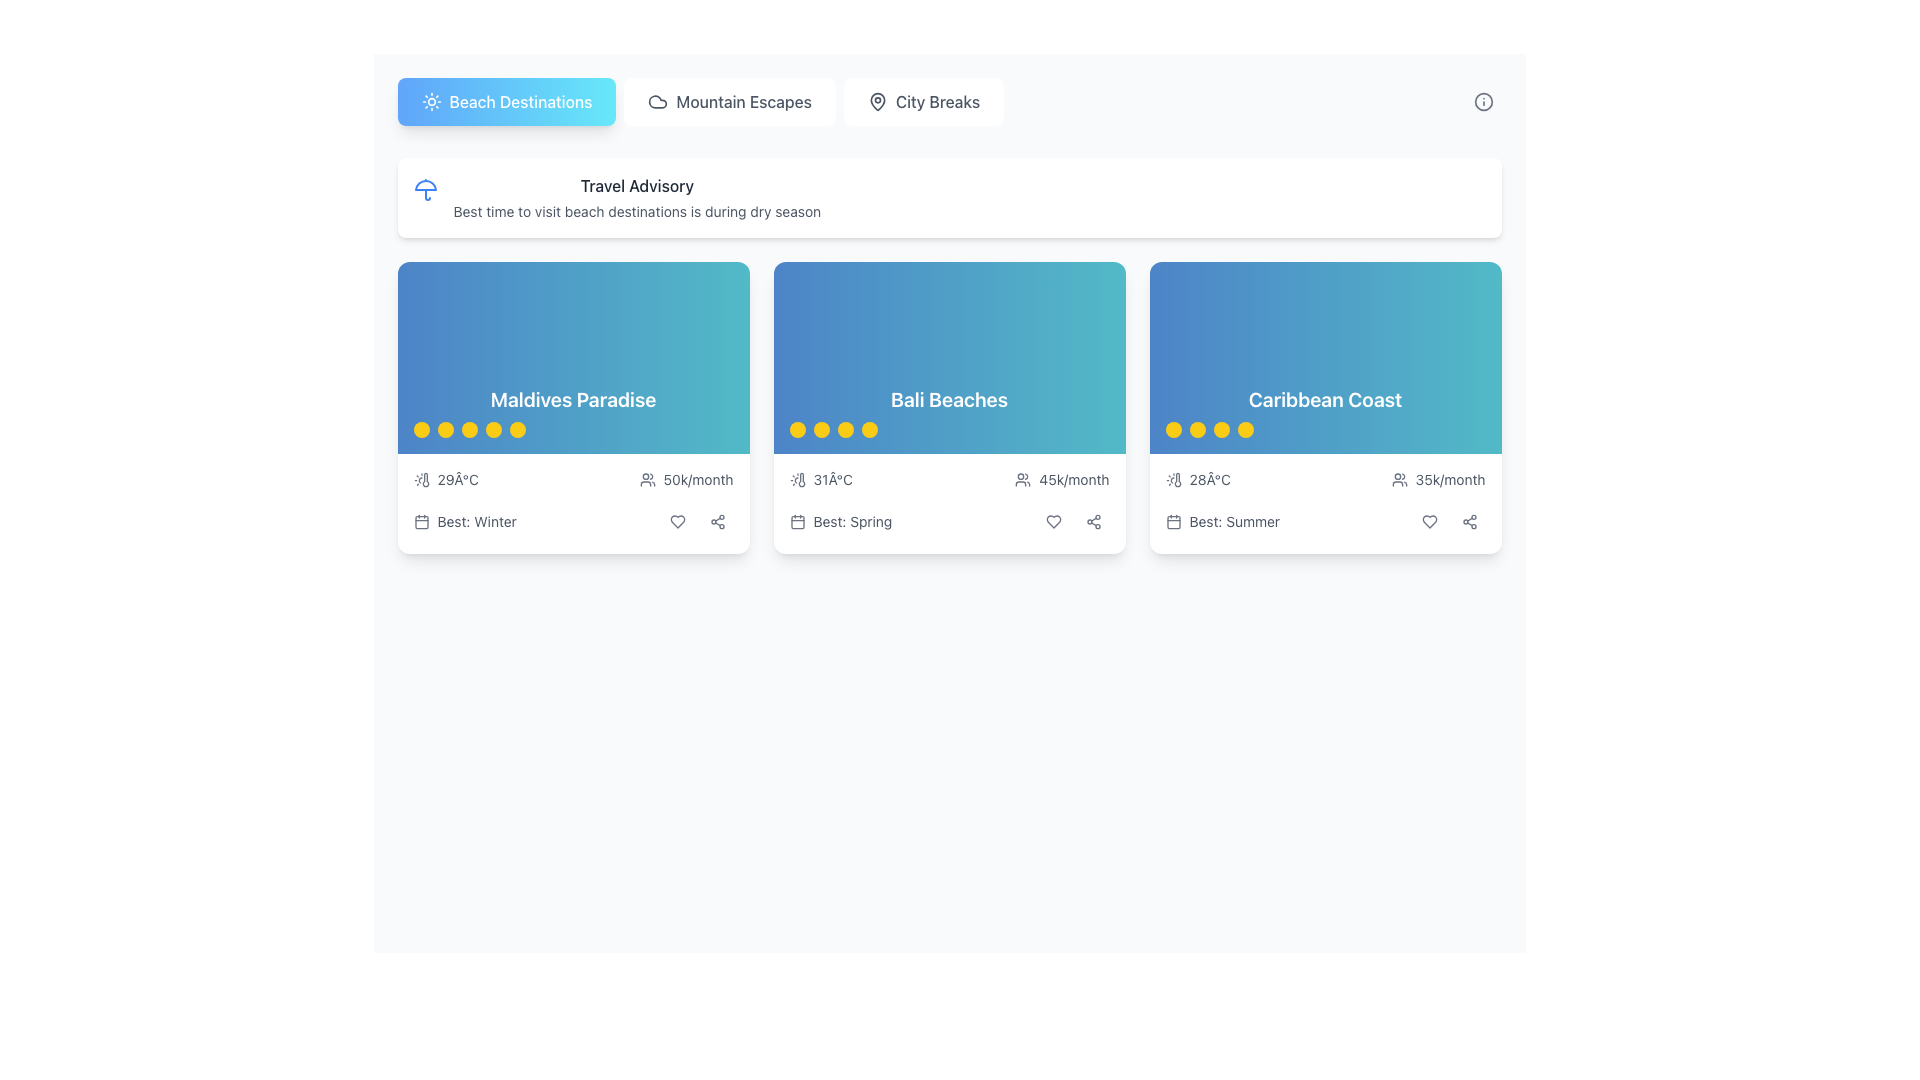 The image size is (1920, 1080). What do you see at coordinates (457, 479) in the screenshot?
I see `the temperature display text label (29°C) located in the lower part of the 'Maldives Paradise' card, to the left of the visitor count and 'Best: Winter' text` at bounding box center [457, 479].